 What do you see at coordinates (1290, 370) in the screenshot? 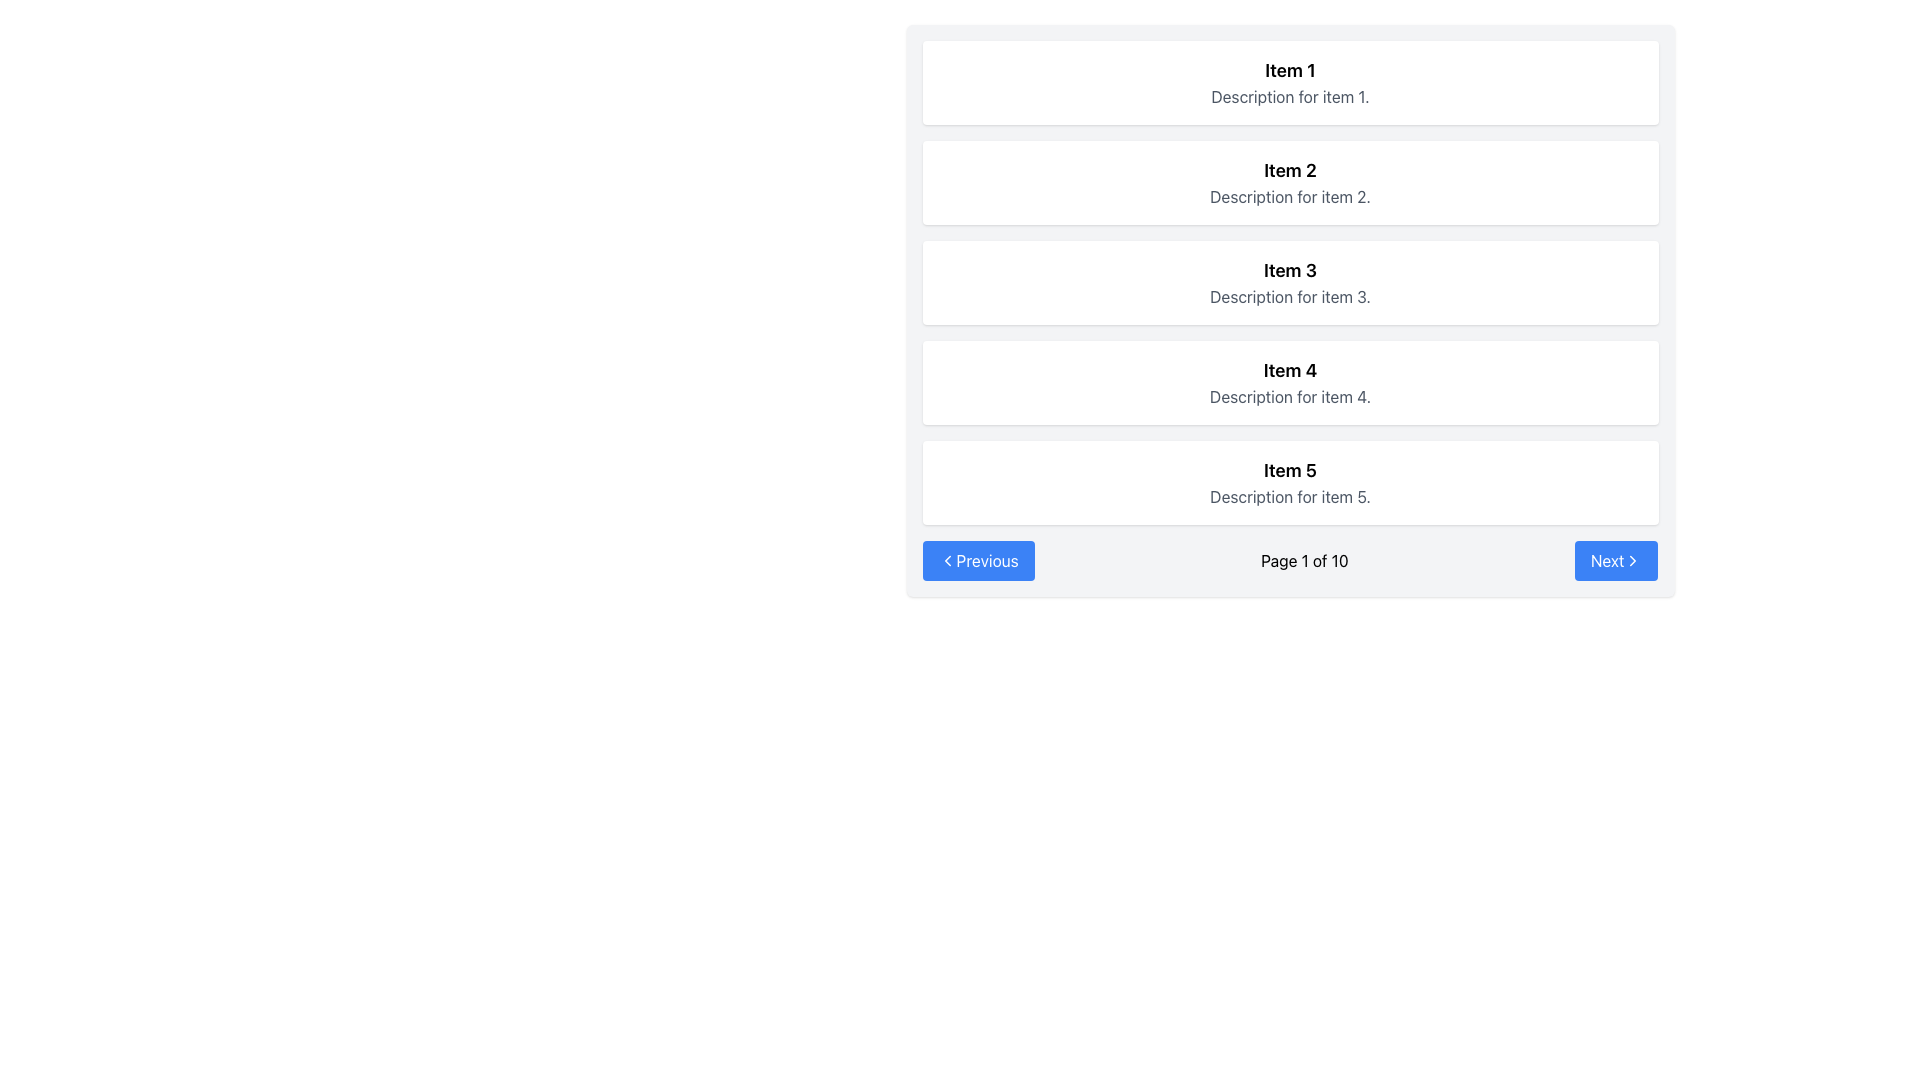
I see `text content of the title for the fourth item in the vertically stacked list, which is centered at the top of the card for 'Item 4'` at bounding box center [1290, 370].